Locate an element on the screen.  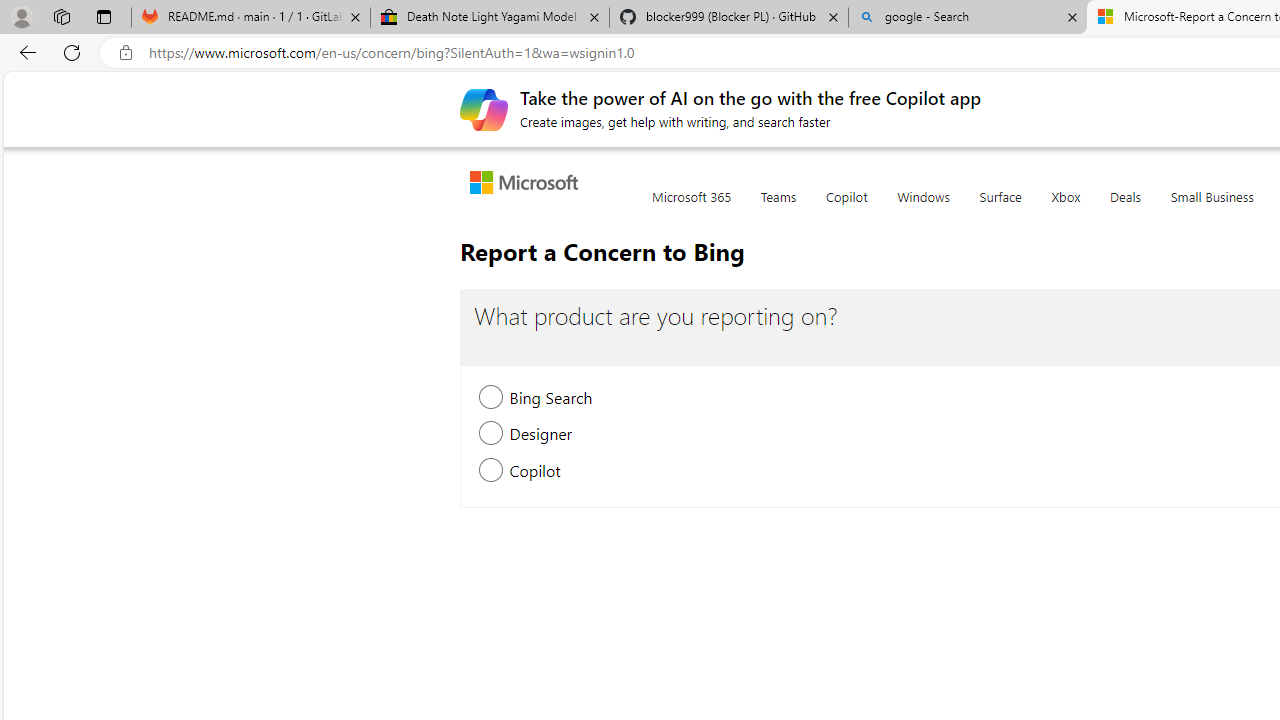
'Teams' is located at coordinates (777, 208).